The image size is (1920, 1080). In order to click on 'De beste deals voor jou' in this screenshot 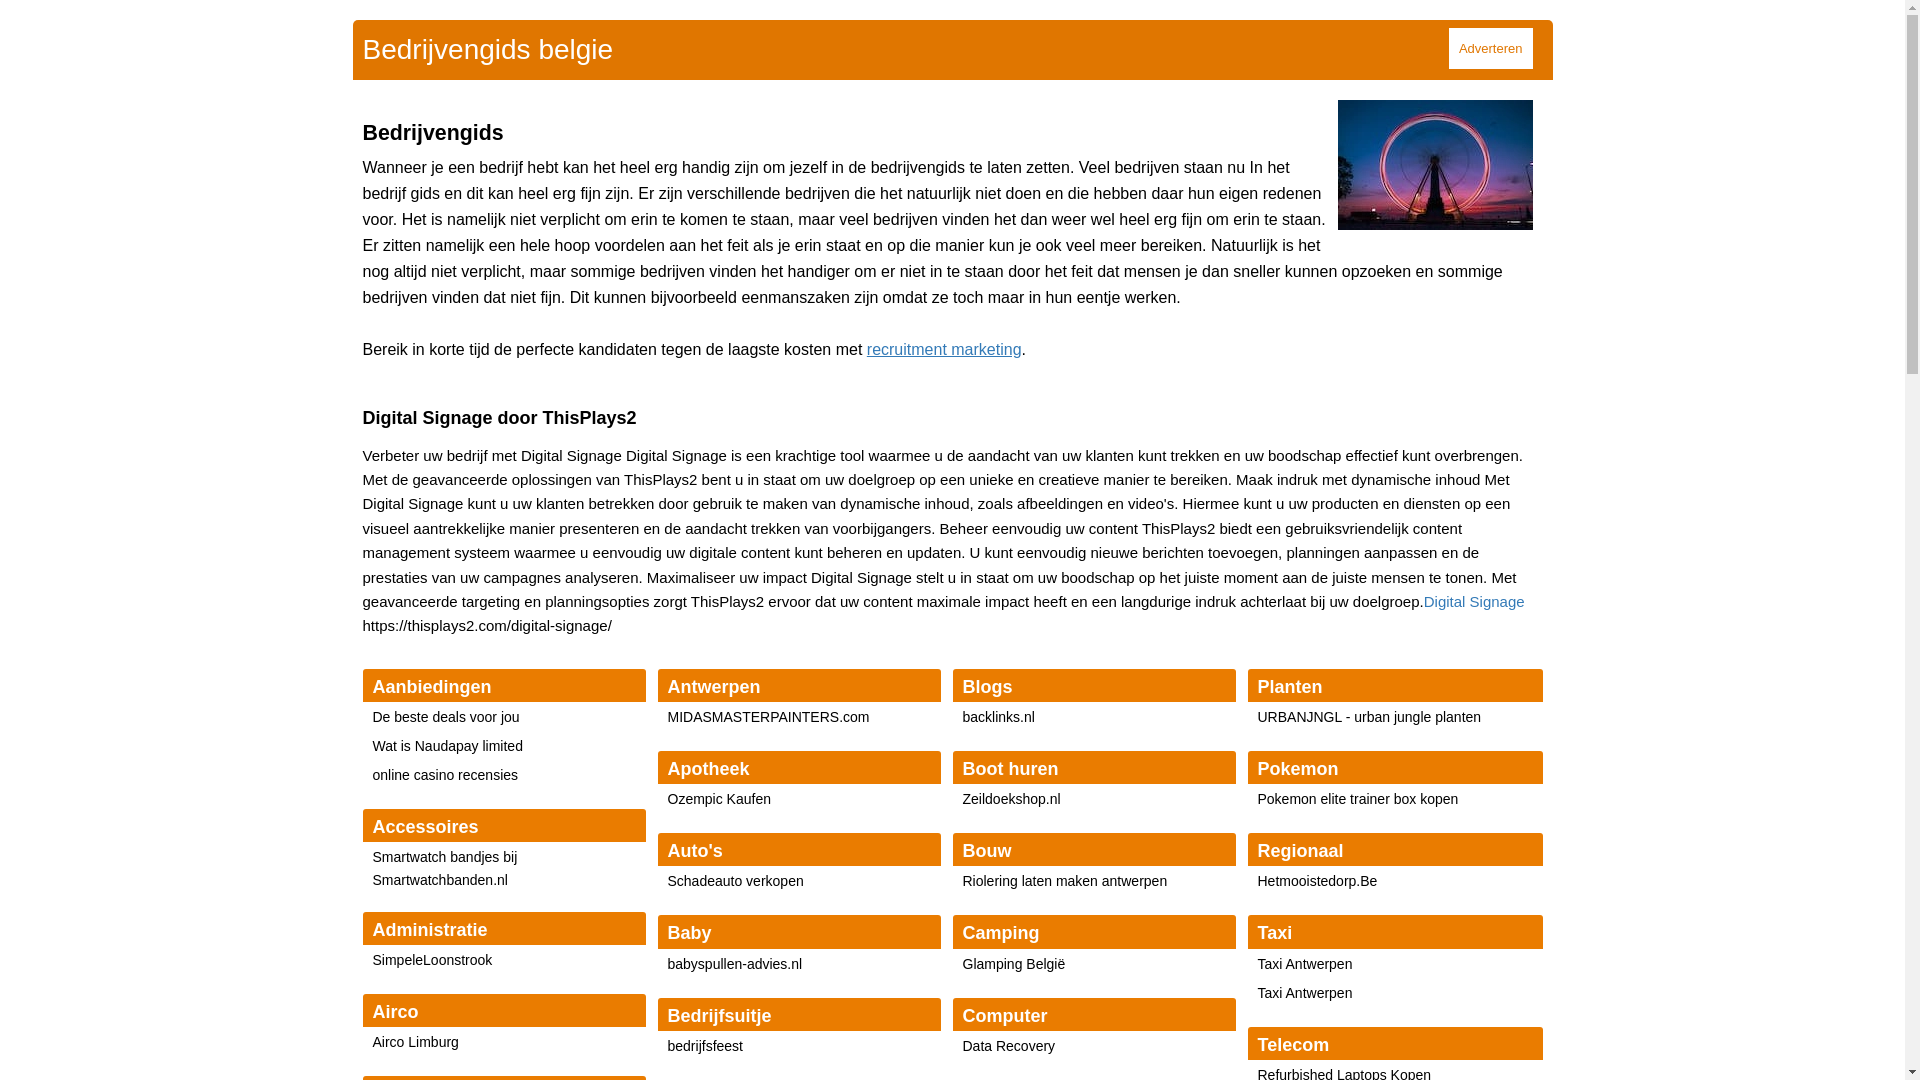, I will do `click(444, 716)`.